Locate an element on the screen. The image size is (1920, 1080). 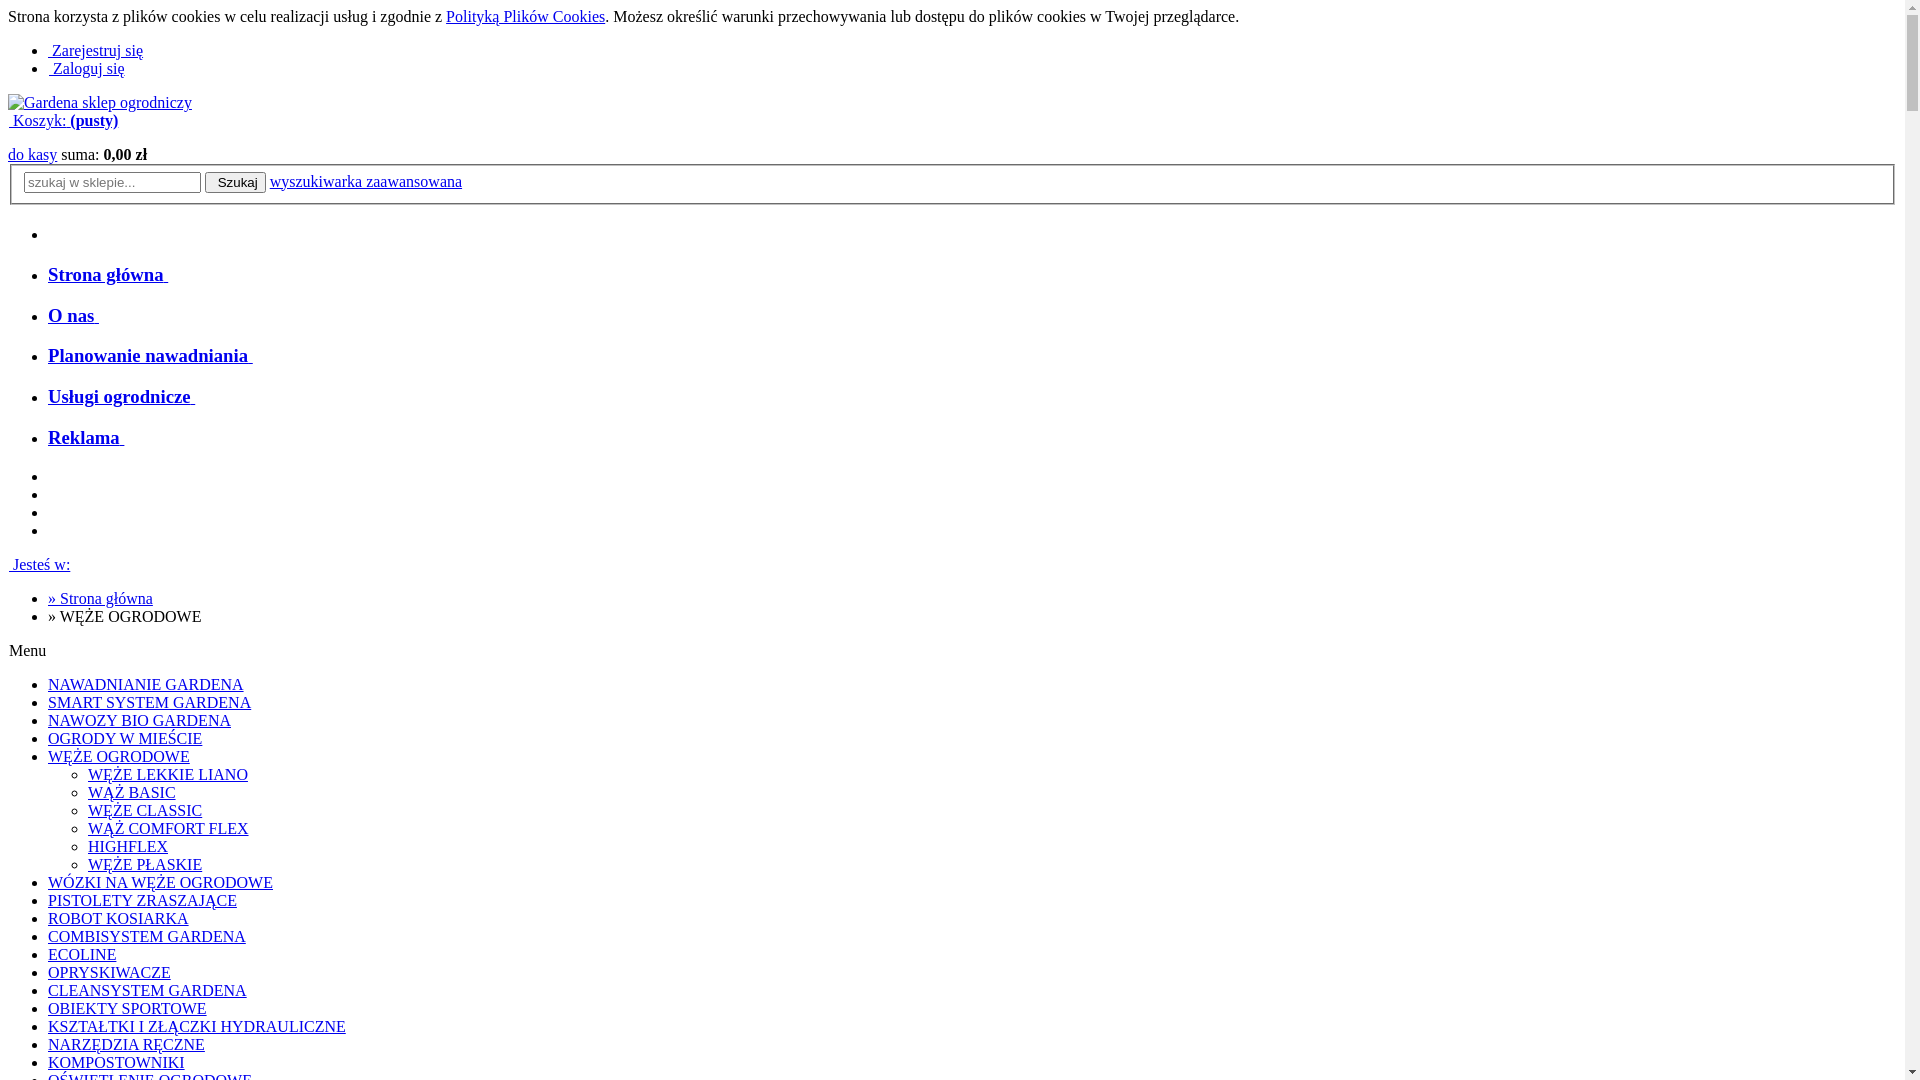
'OBIEKTY SPORTOWE' is located at coordinates (126, 1008).